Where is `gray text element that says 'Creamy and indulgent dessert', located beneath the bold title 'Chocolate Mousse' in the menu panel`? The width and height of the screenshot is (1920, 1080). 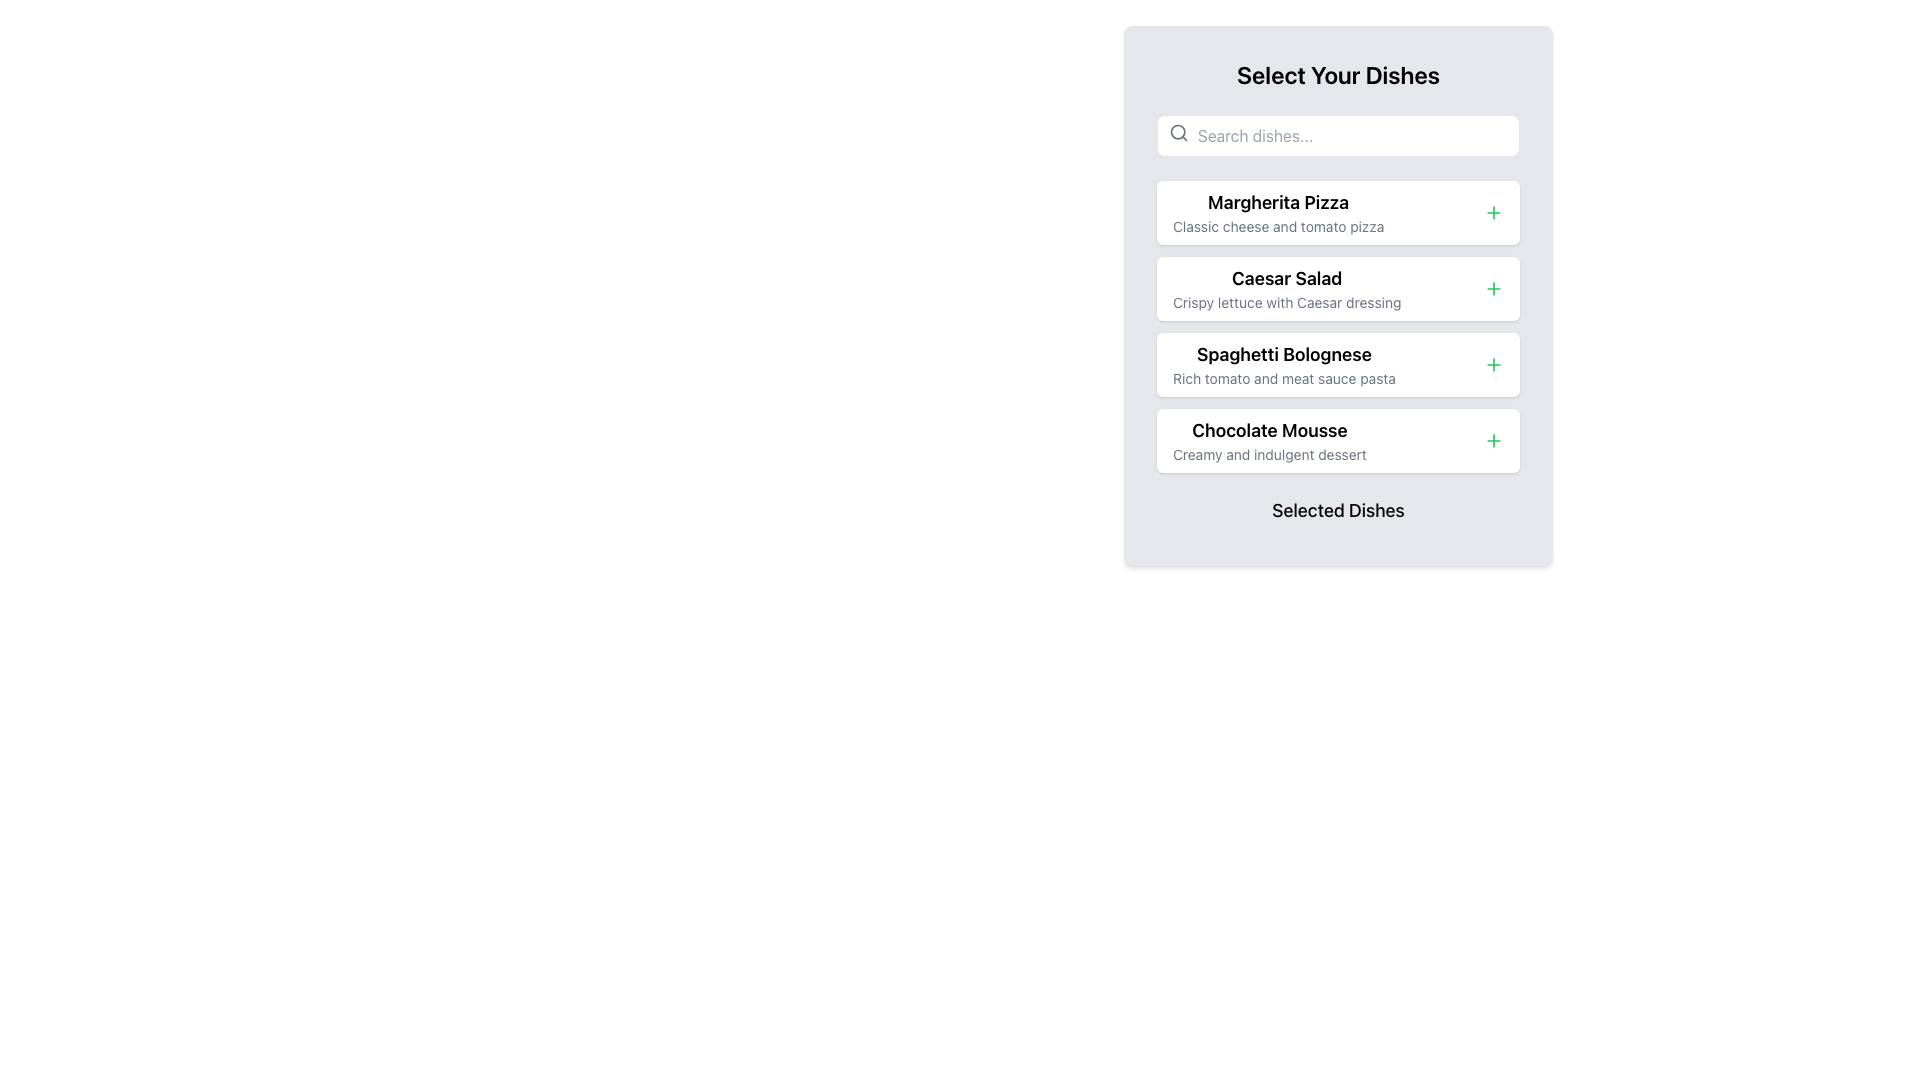
gray text element that says 'Creamy and indulgent dessert', located beneath the bold title 'Chocolate Mousse' in the menu panel is located at coordinates (1268, 455).